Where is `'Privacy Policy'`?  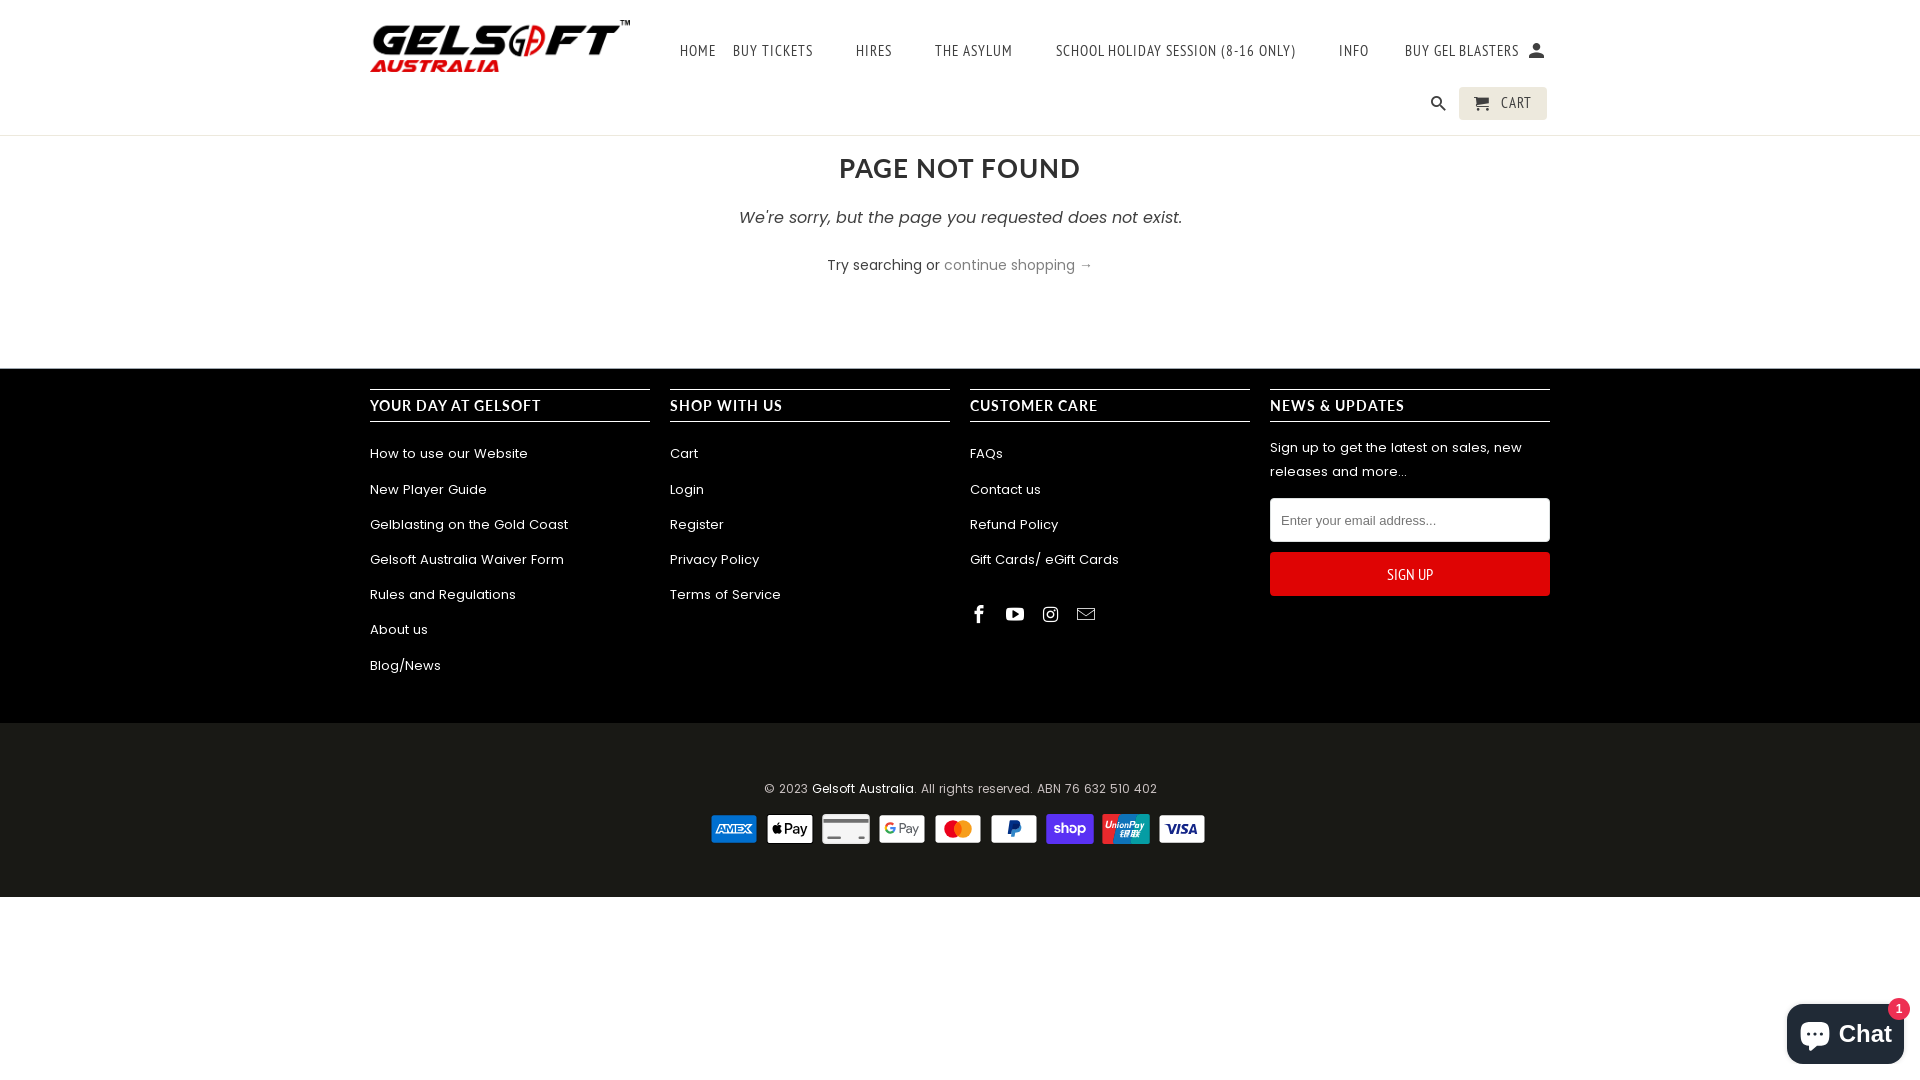
'Privacy Policy' is located at coordinates (714, 559).